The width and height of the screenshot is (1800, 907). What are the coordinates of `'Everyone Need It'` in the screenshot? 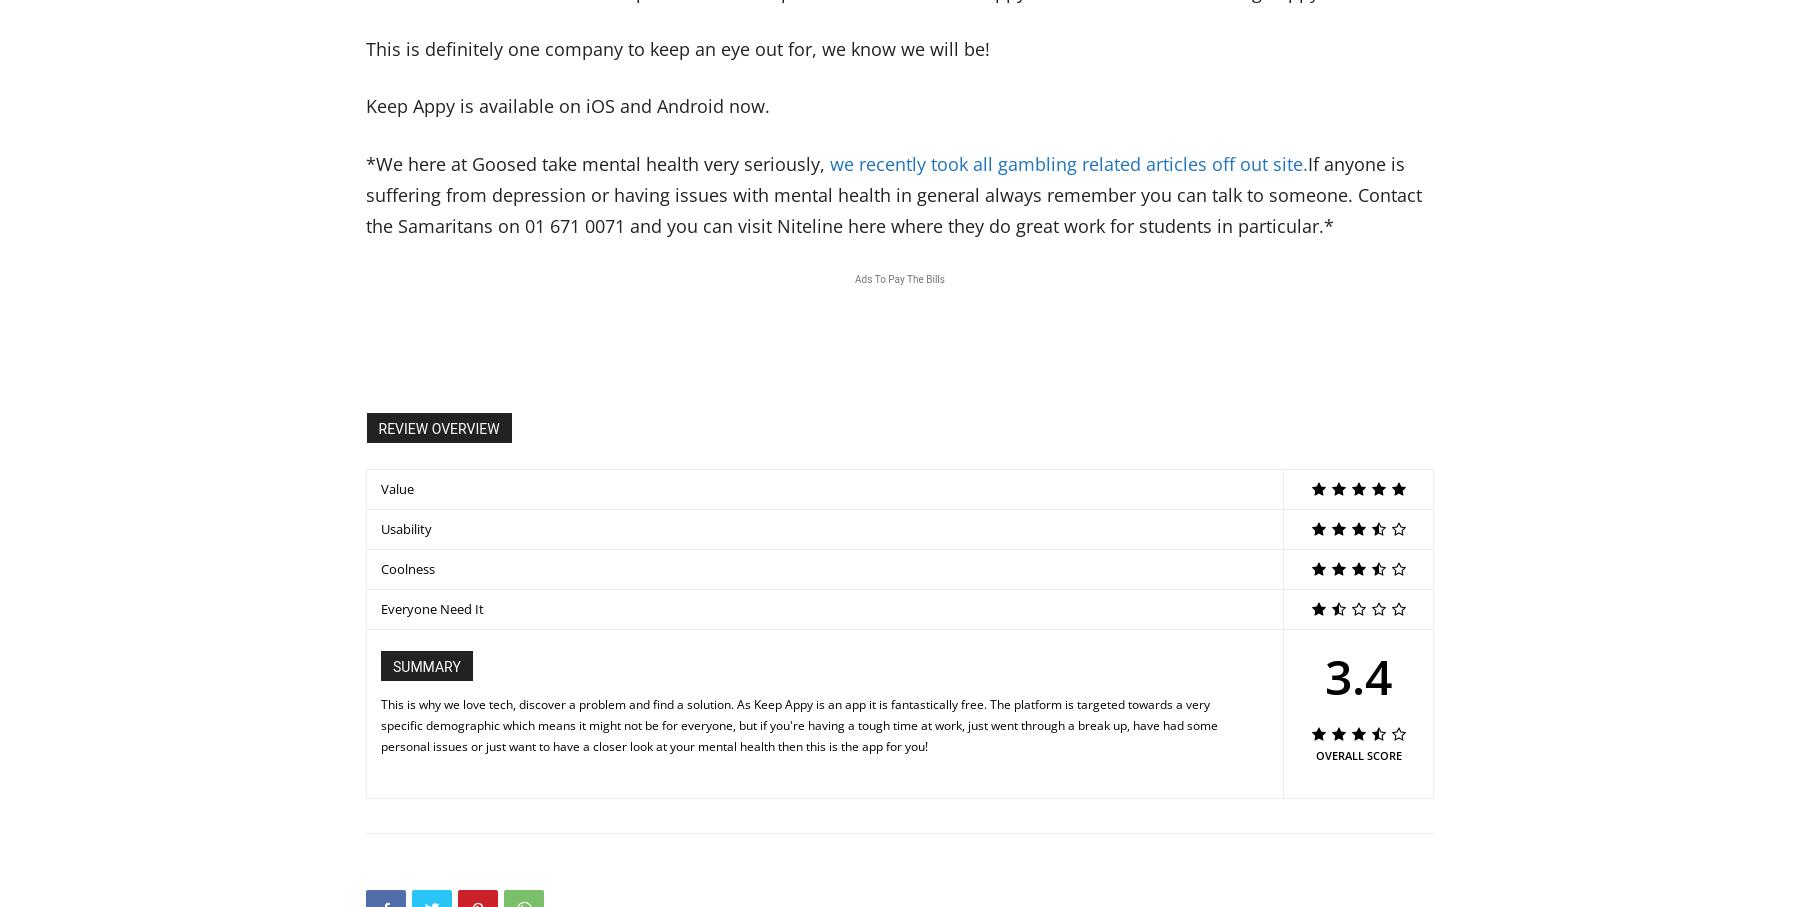 It's located at (432, 606).